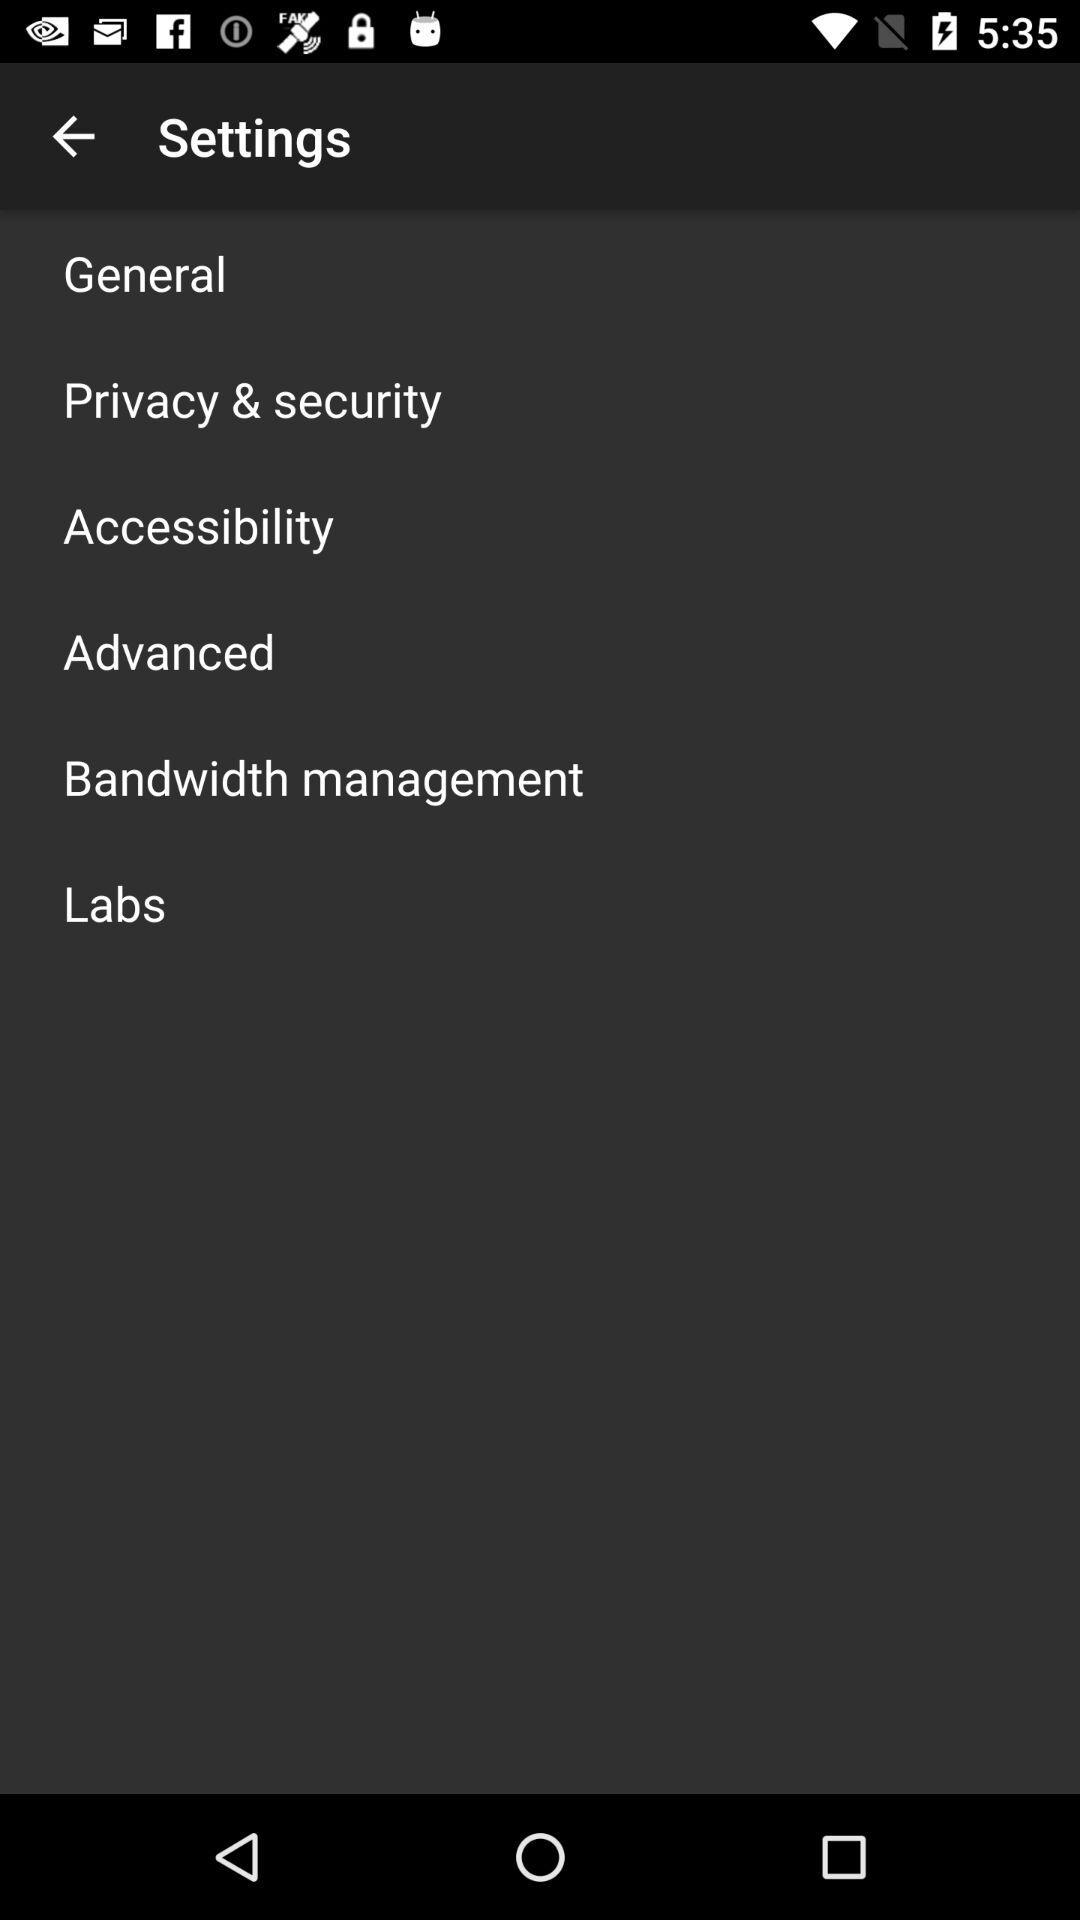 Image resolution: width=1080 pixels, height=1920 pixels. Describe the element at coordinates (198, 524) in the screenshot. I see `the accessibility icon` at that location.